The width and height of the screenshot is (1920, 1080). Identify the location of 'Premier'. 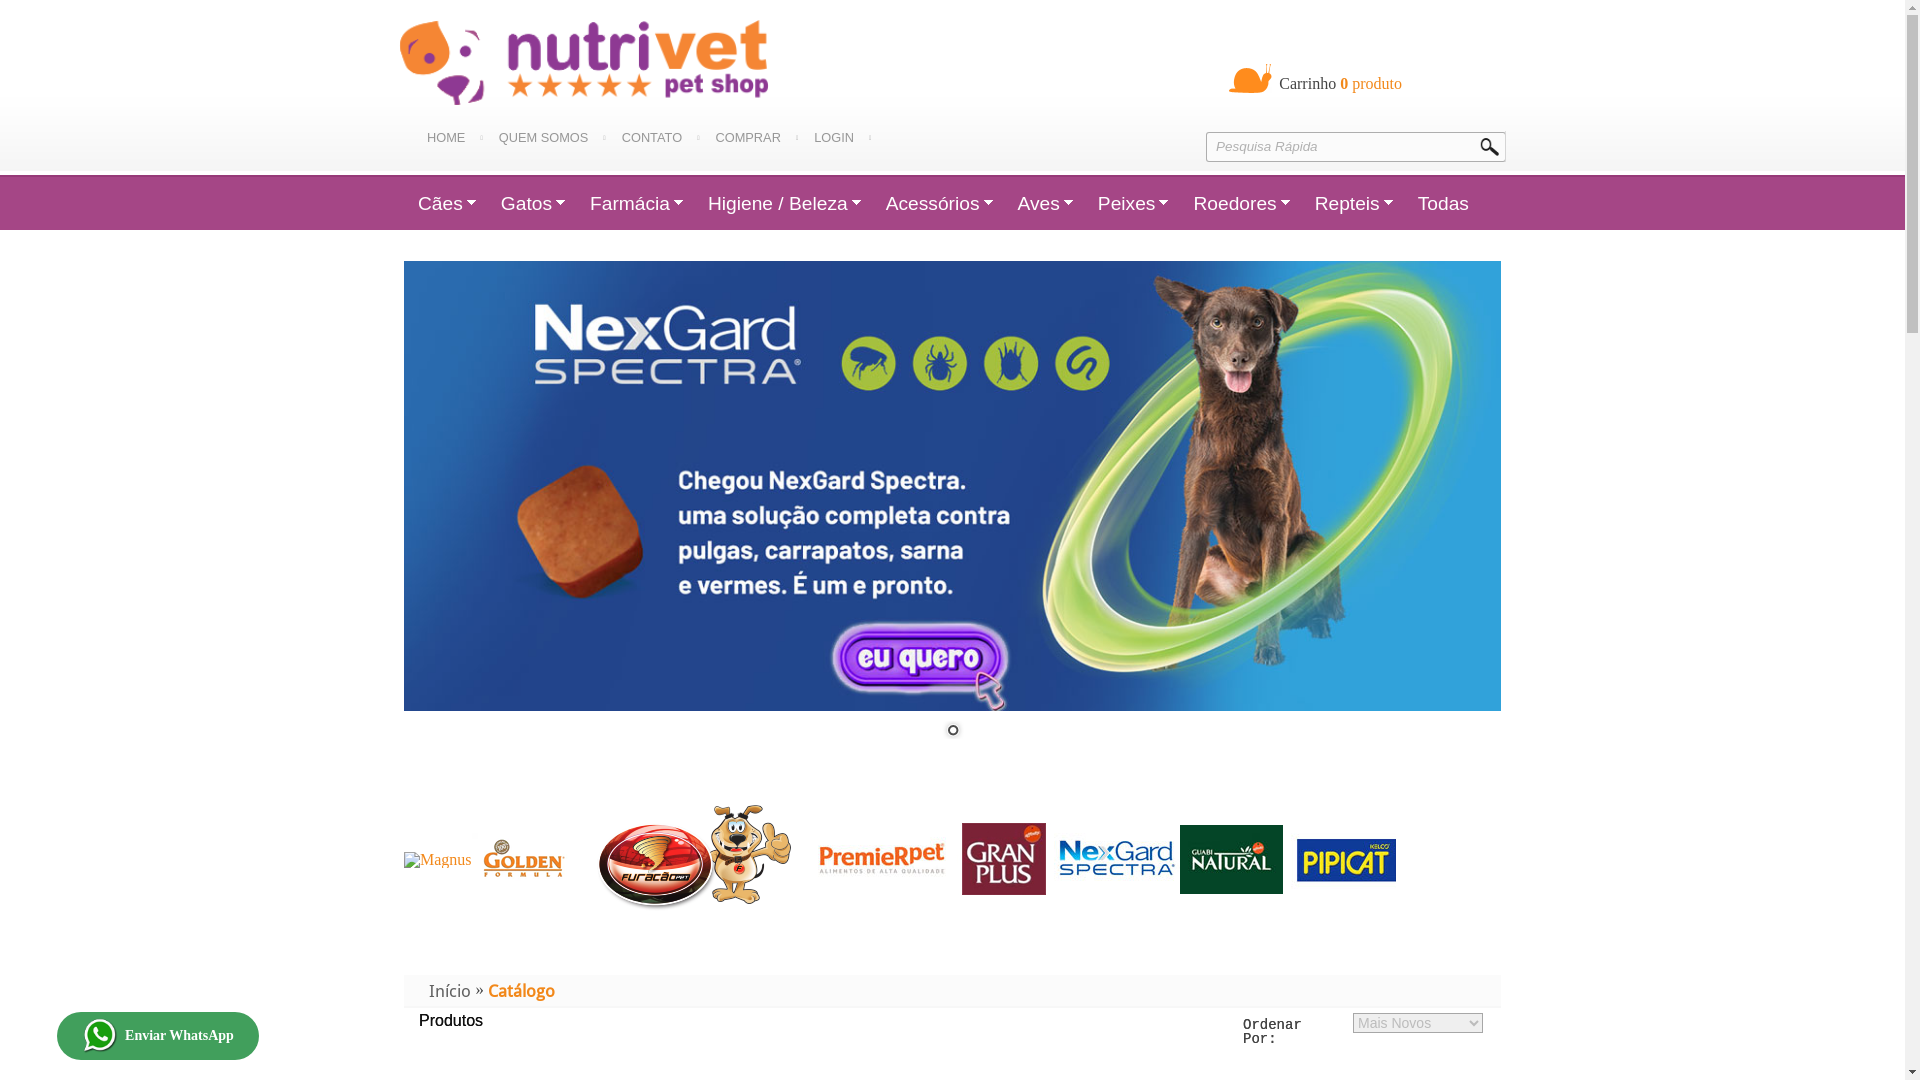
(881, 858).